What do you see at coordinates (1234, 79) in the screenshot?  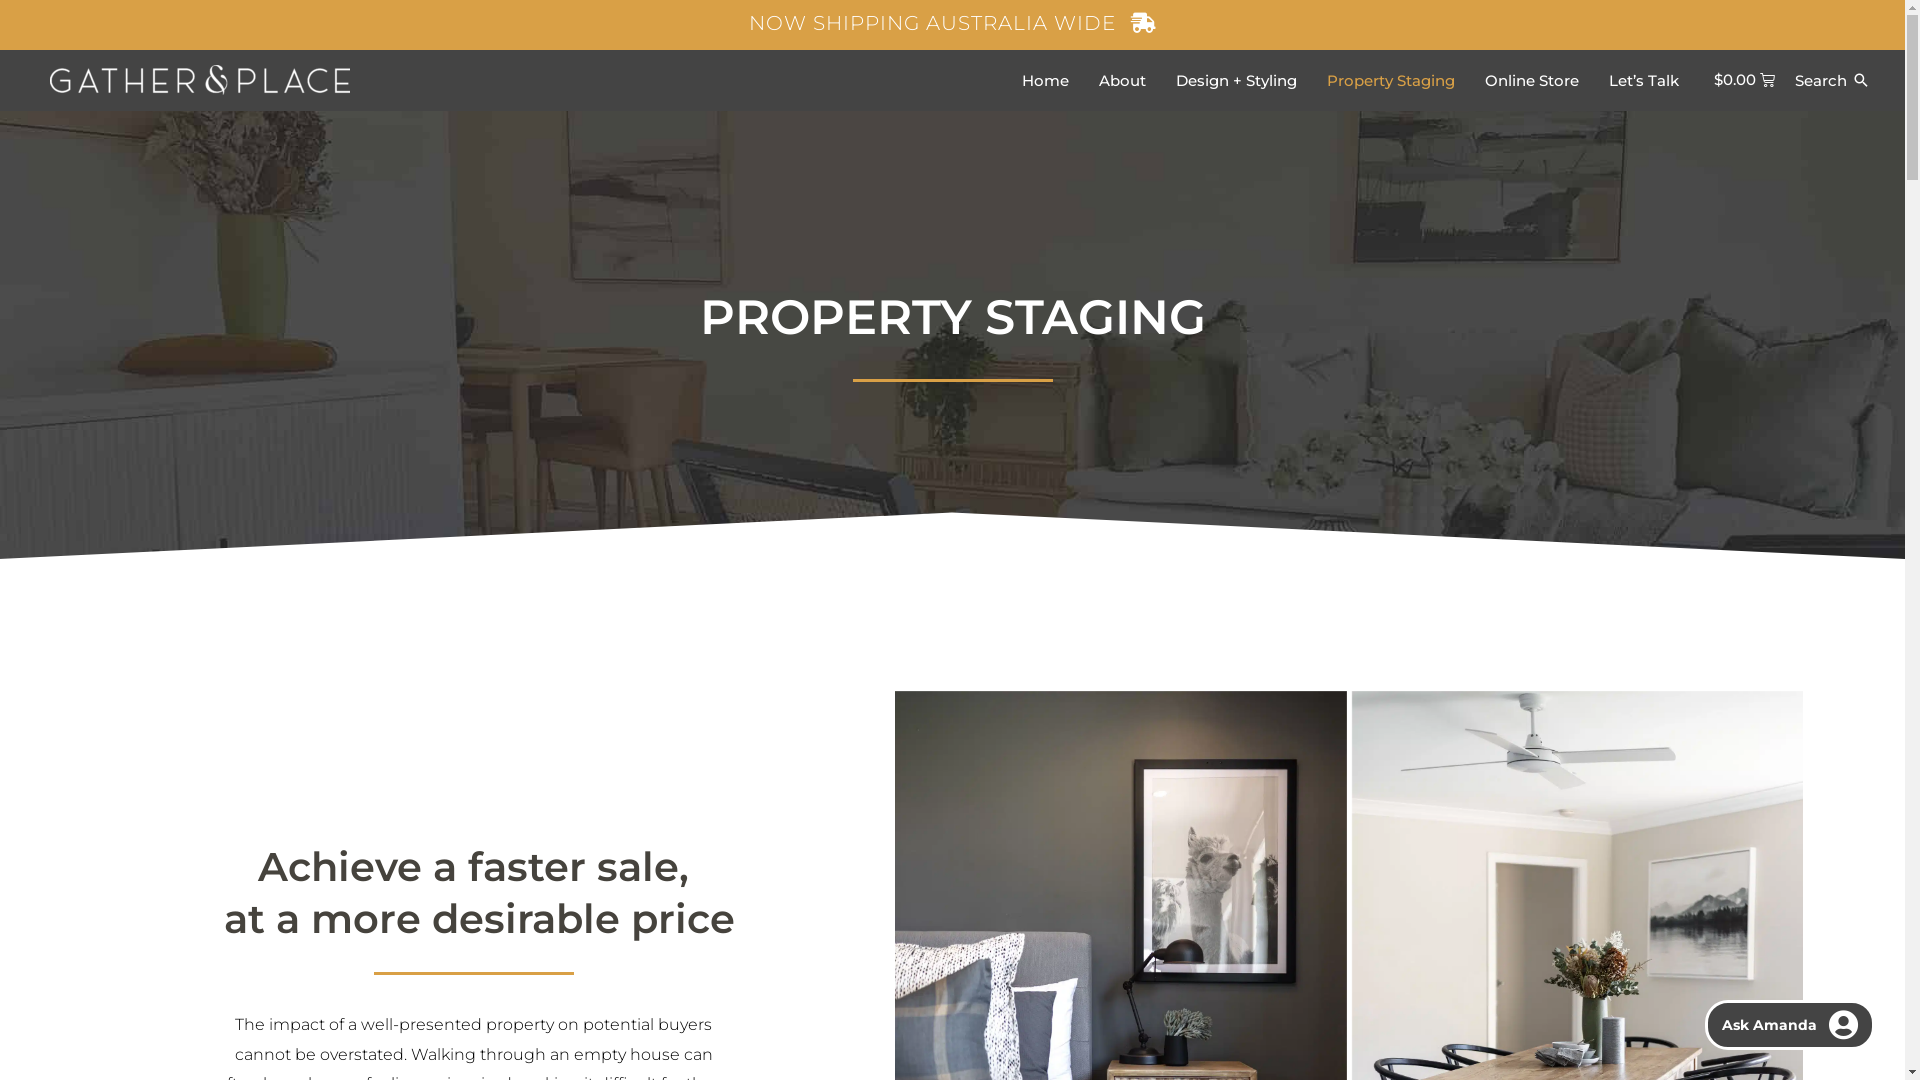 I see `'Design + Styling'` at bounding box center [1234, 79].